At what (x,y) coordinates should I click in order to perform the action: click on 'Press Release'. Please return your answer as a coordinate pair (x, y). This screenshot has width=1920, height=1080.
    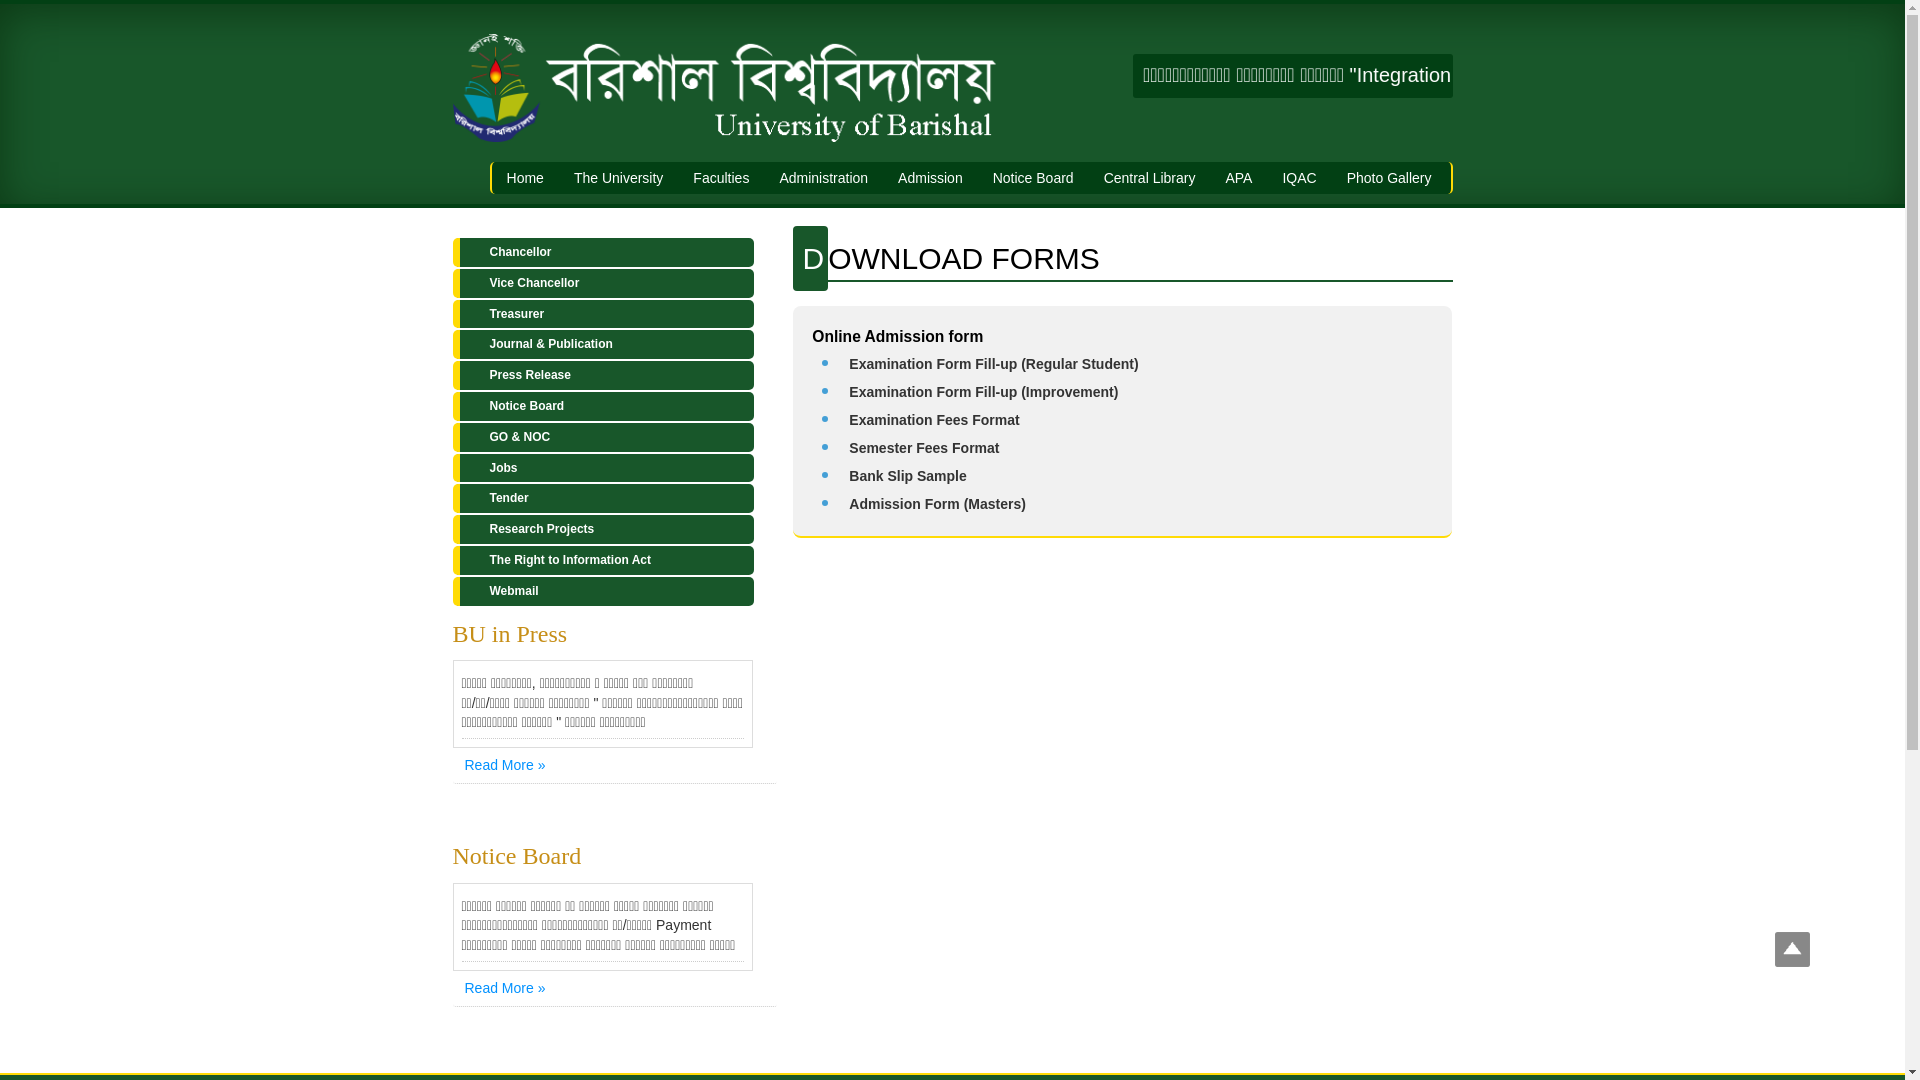
    Looking at the image, I should click on (601, 375).